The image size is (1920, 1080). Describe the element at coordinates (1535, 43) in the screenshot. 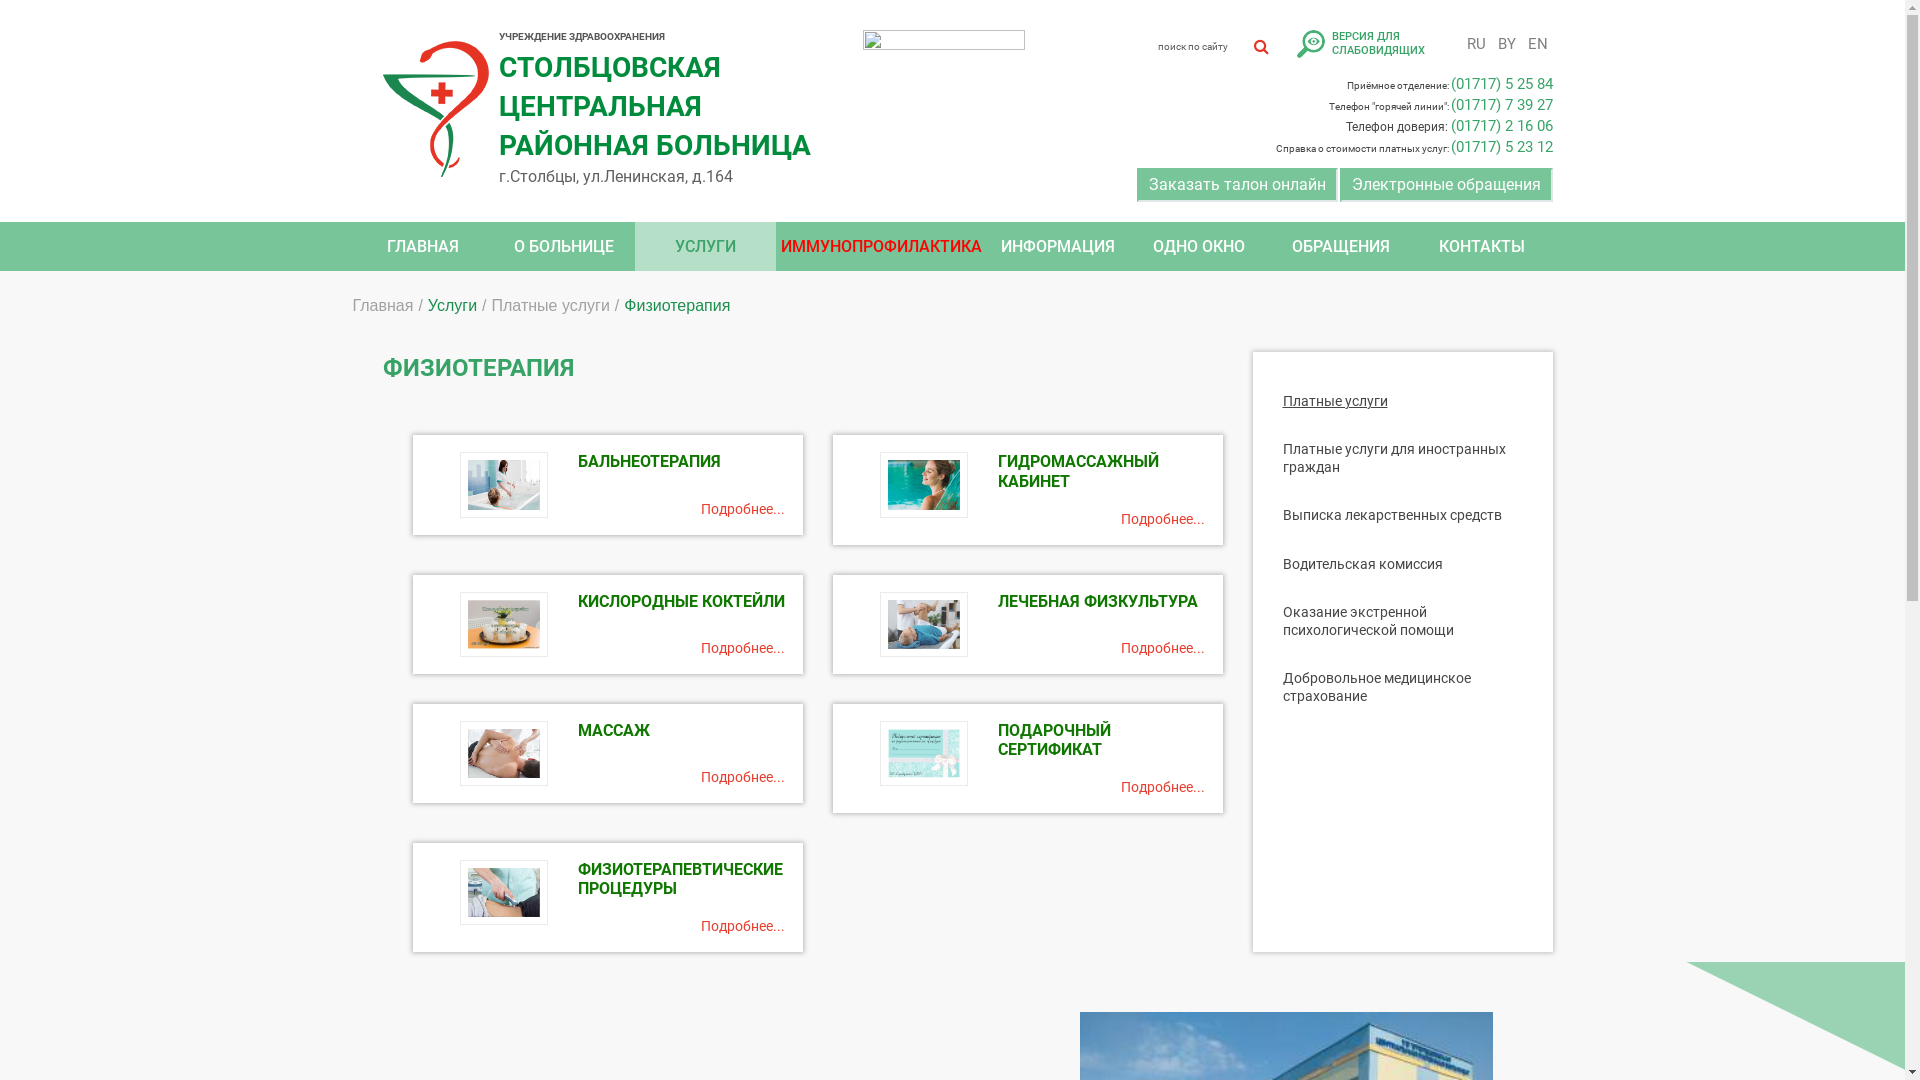

I see `'EN'` at that location.